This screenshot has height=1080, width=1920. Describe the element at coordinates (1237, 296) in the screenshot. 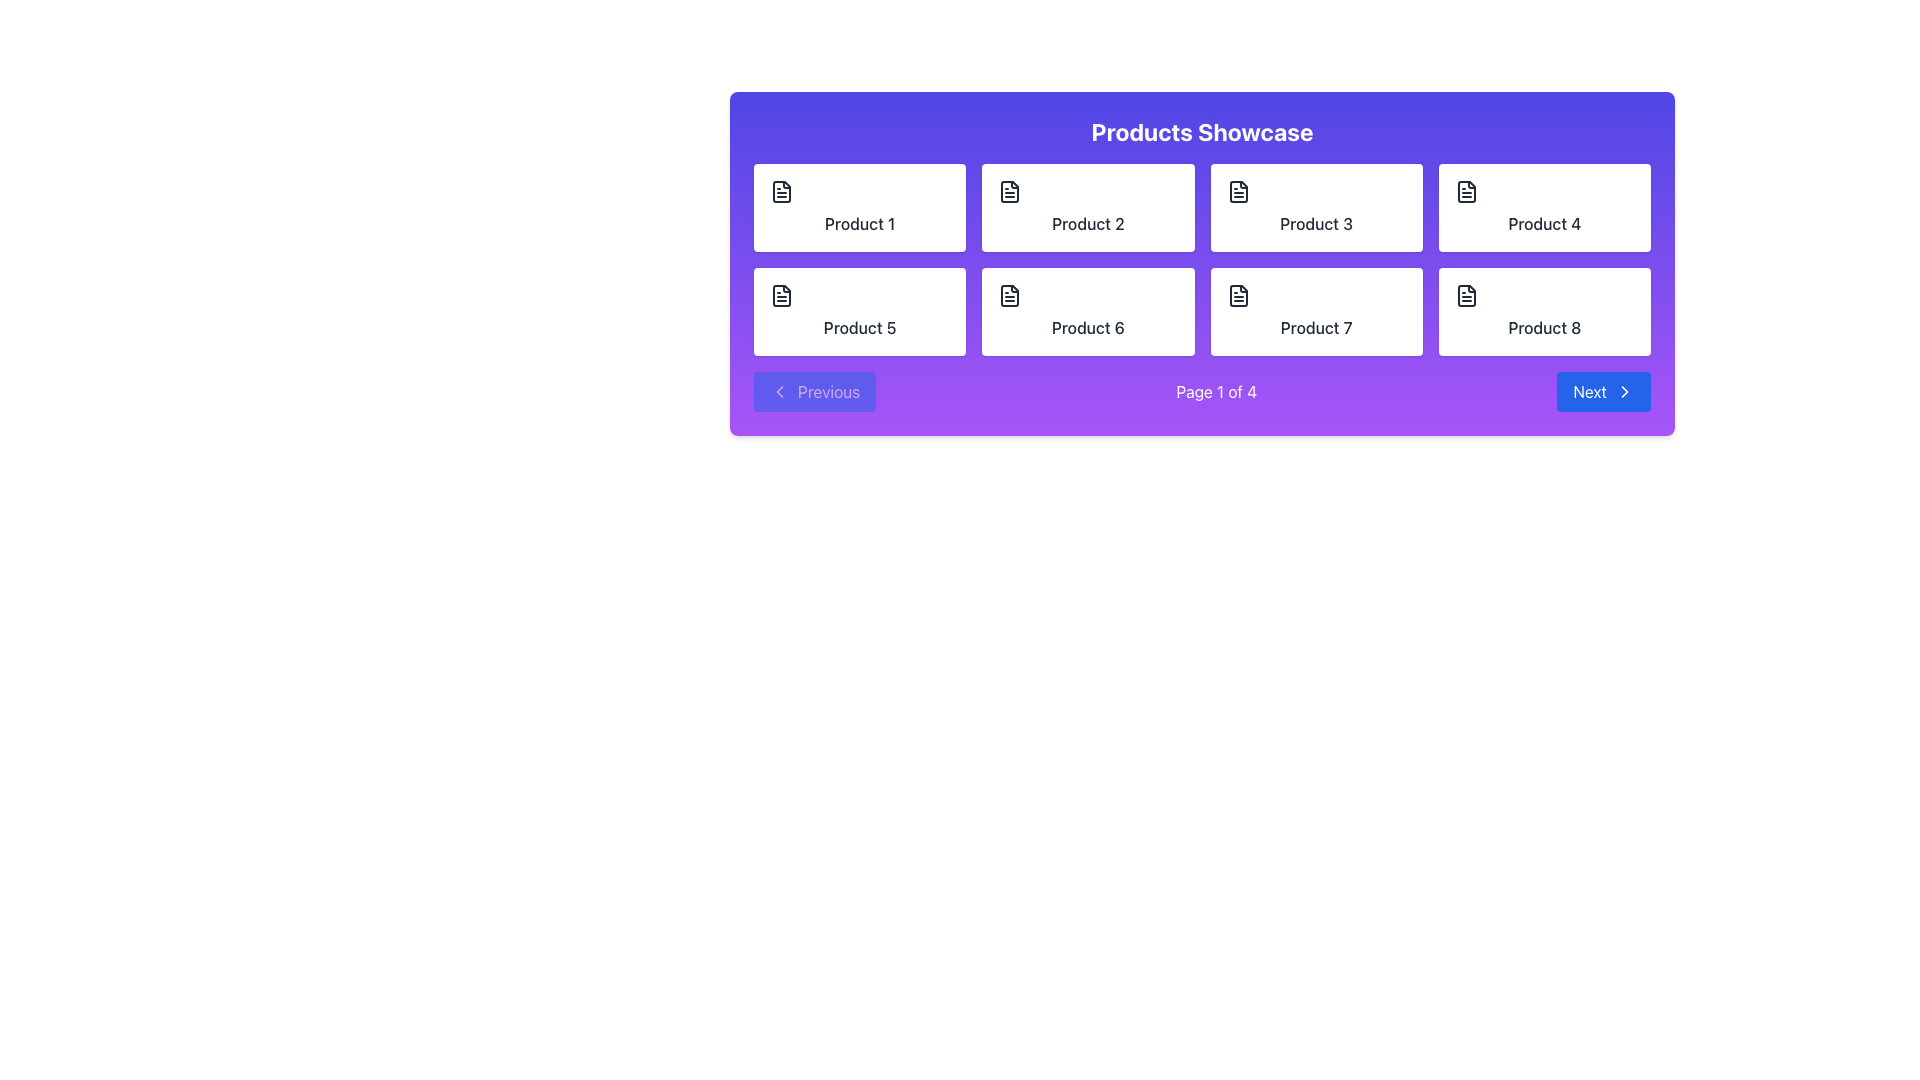

I see `the file icon associated with 'Product 7' in the Products Showcase section` at that location.